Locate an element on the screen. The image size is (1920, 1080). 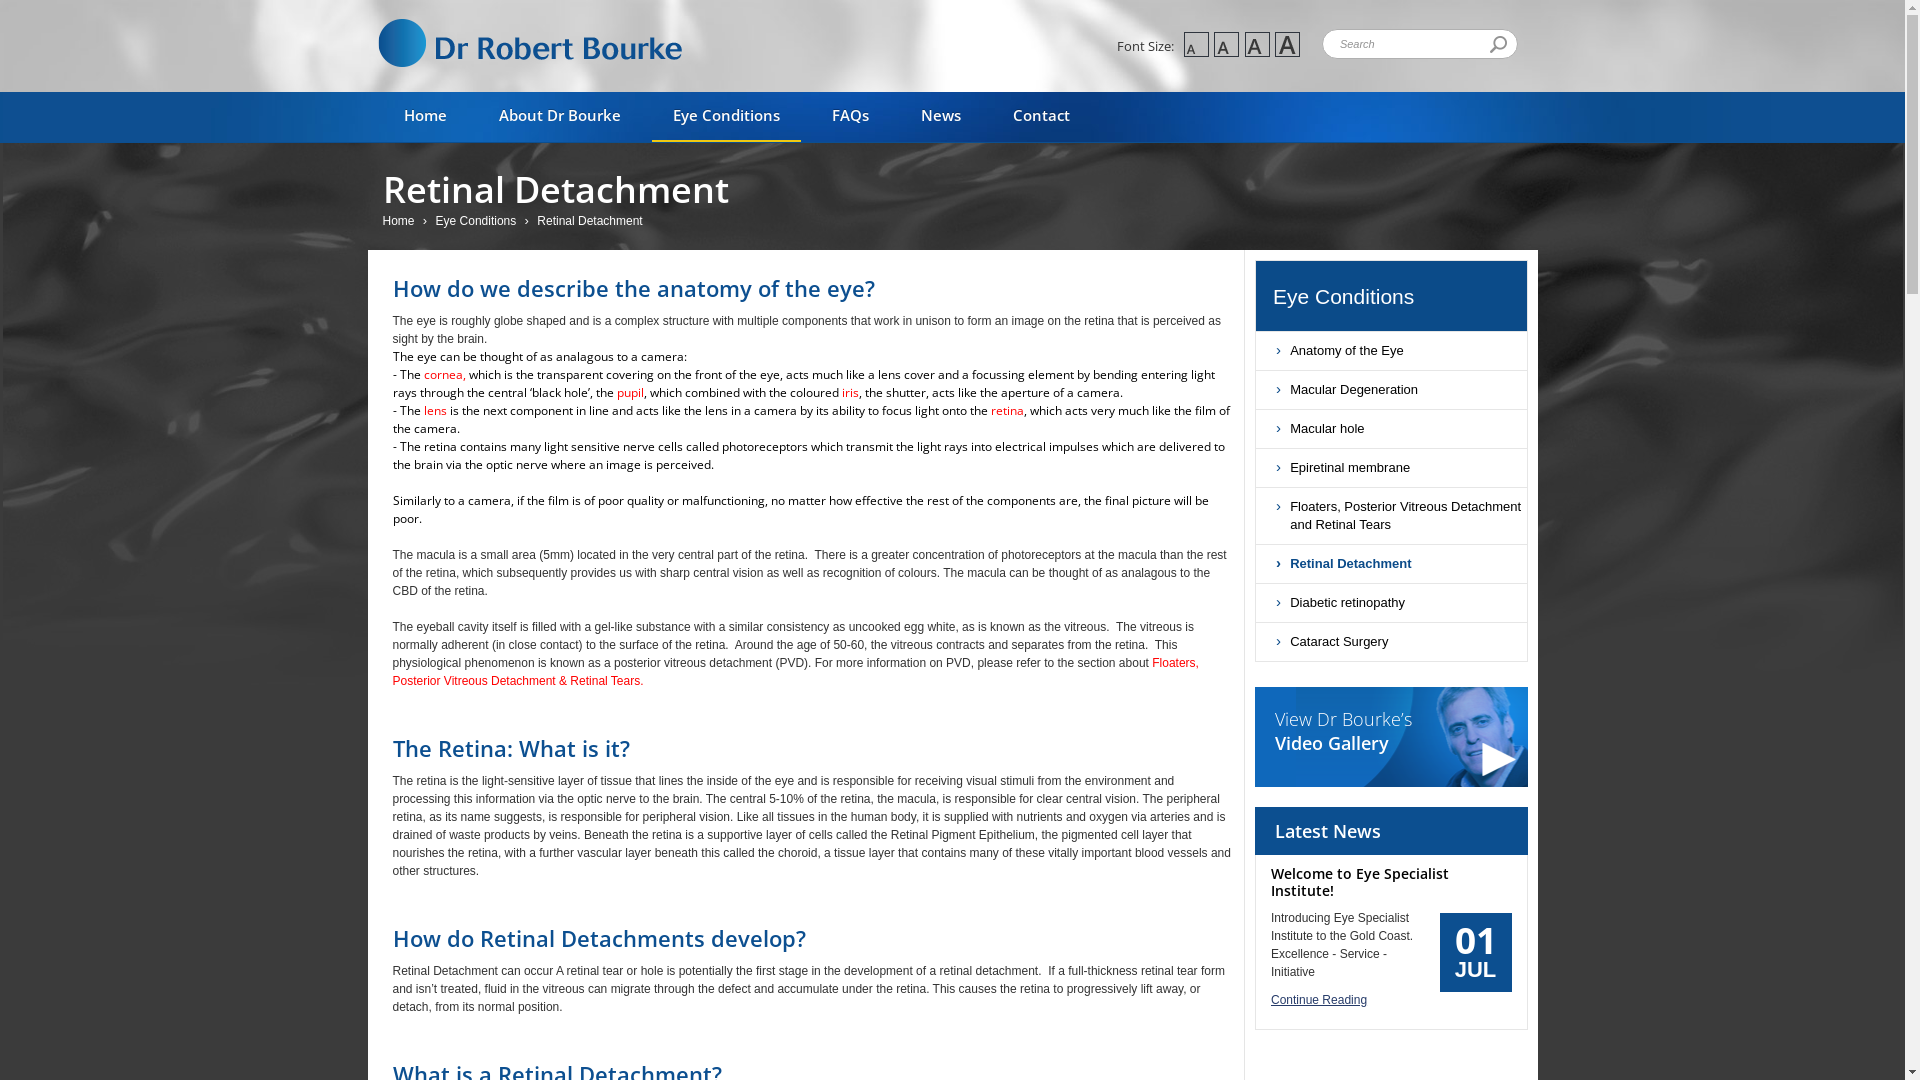
'Welcome to Eye Specialist Institute!' is located at coordinates (1270, 881).